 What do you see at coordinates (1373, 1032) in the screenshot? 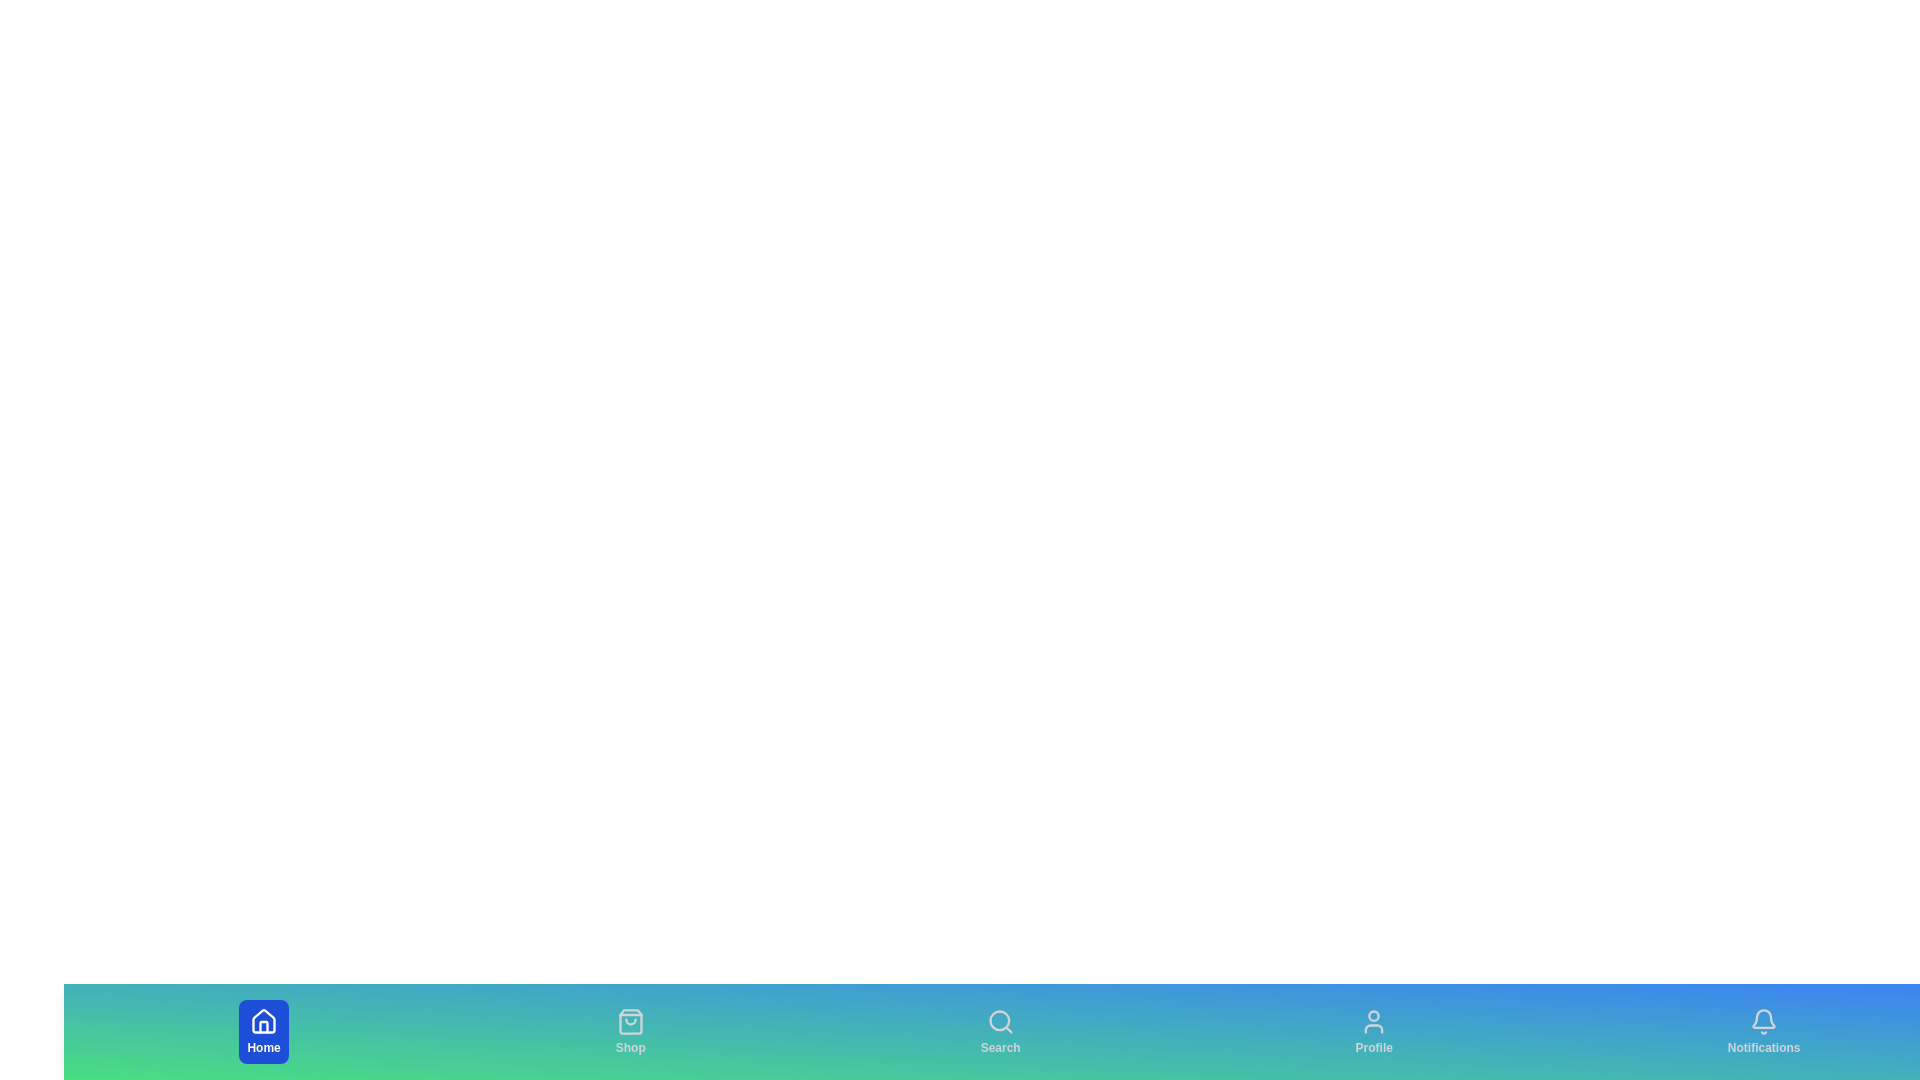
I see `the Profile tab to view its hover effects` at bounding box center [1373, 1032].